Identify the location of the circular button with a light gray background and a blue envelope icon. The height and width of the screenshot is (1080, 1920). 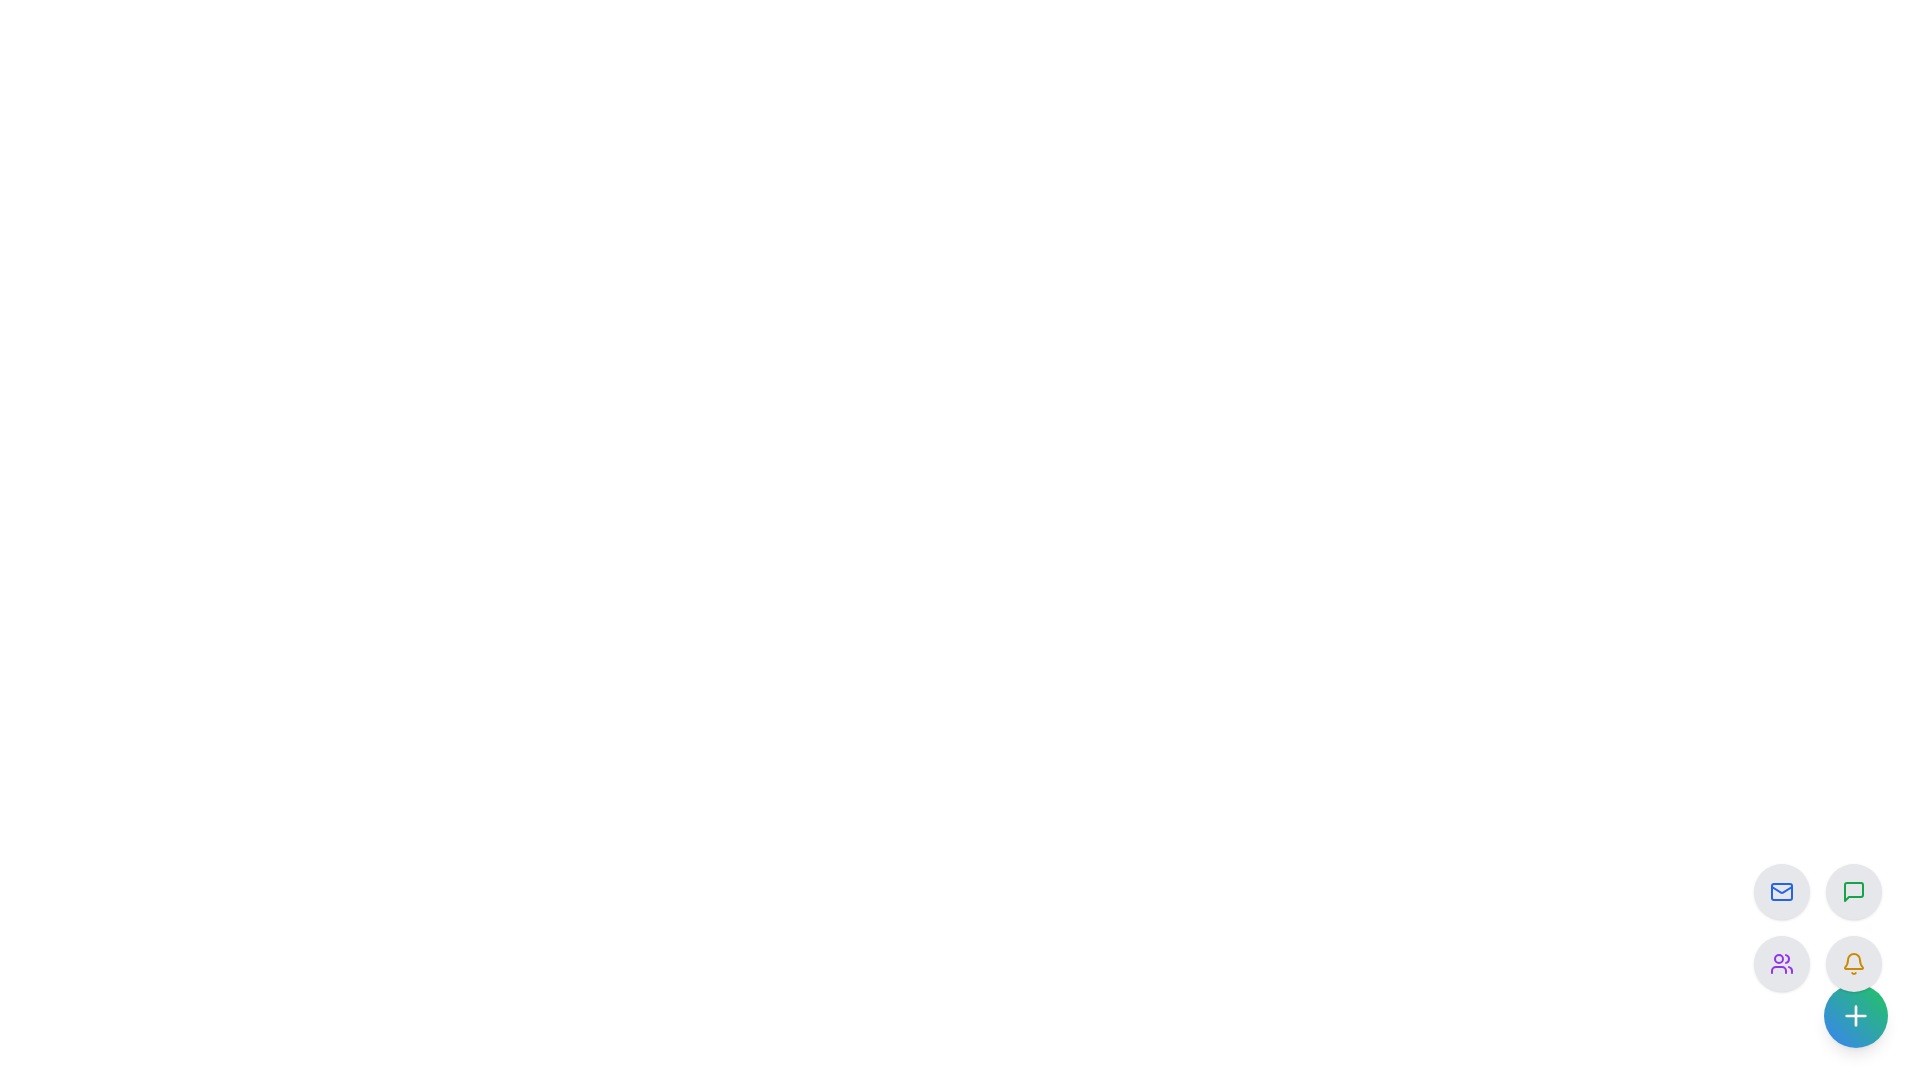
(1781, 890).